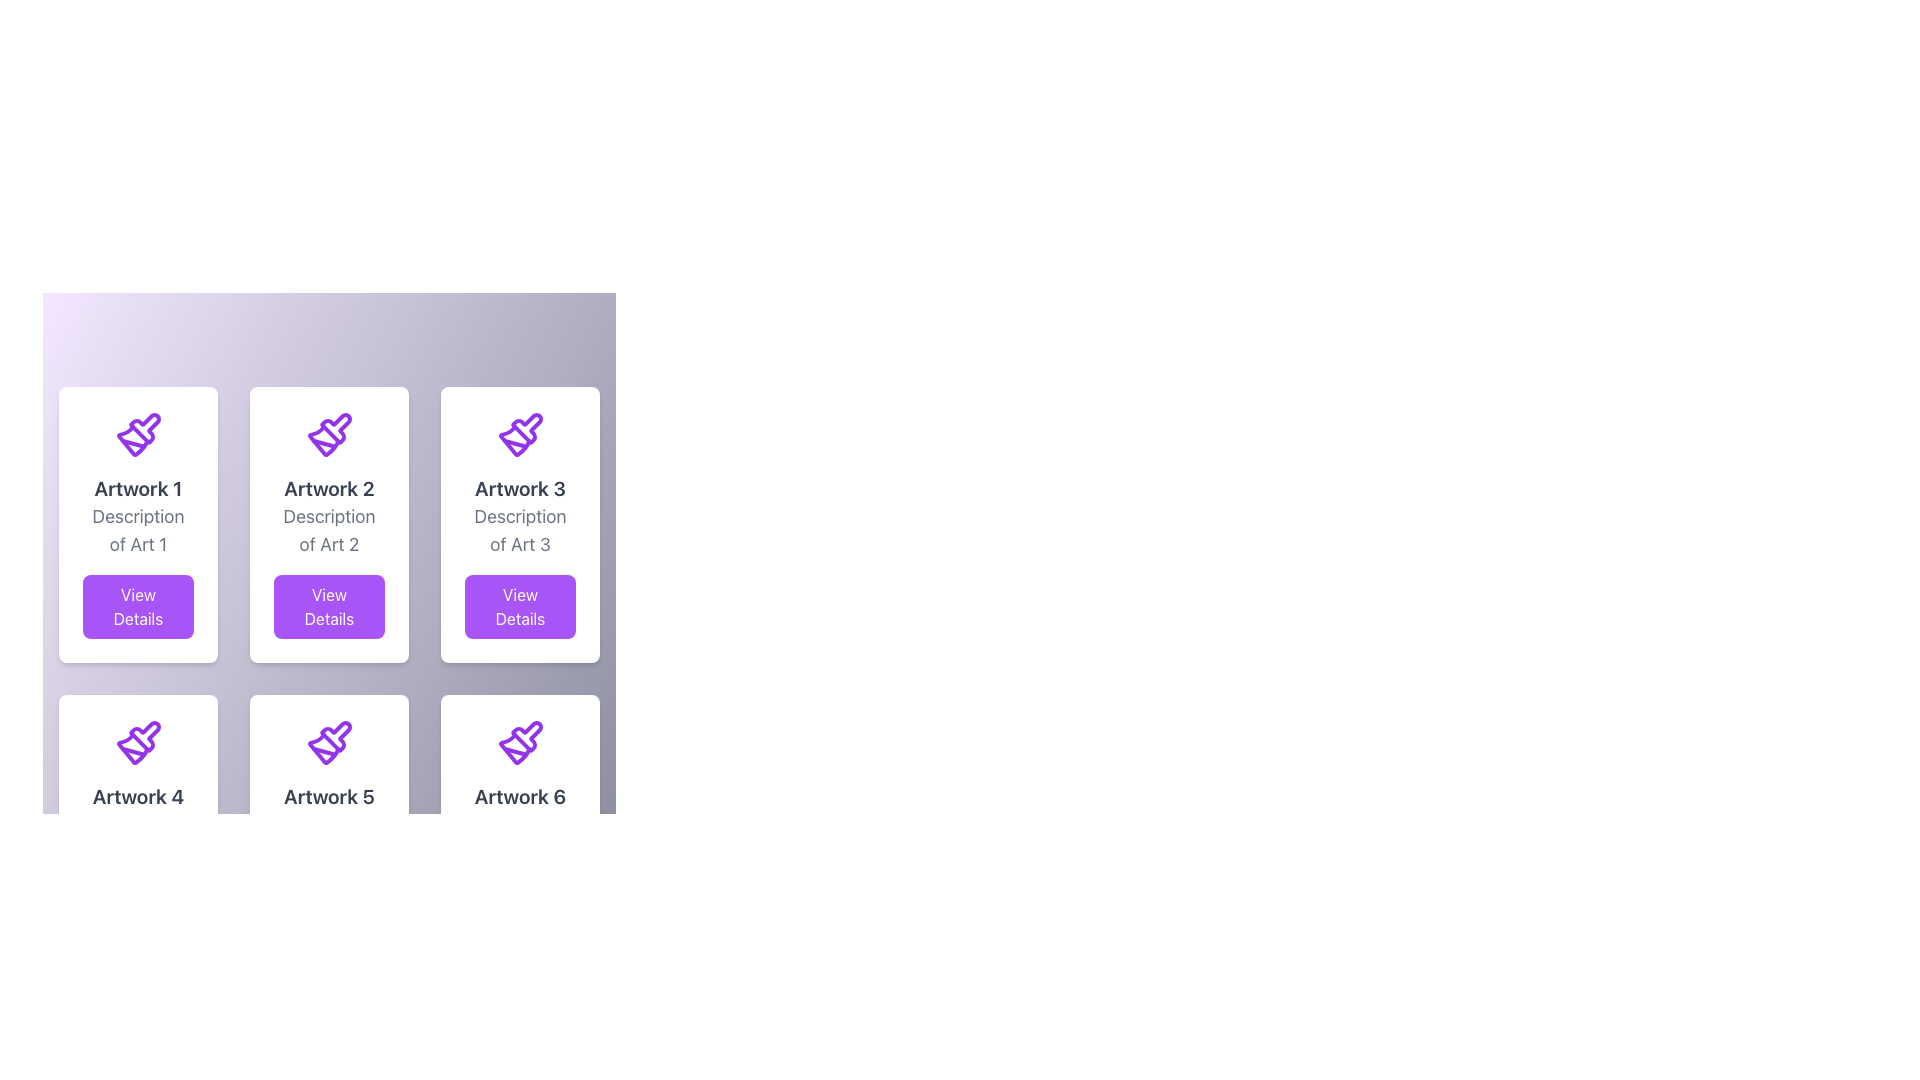 This screenshot has width=1920, height=1080. I want to click on the decorative icon located in the 'Artwork 2' card, which enhances the visual appeal and thematic association of the card, so click(335, 427).